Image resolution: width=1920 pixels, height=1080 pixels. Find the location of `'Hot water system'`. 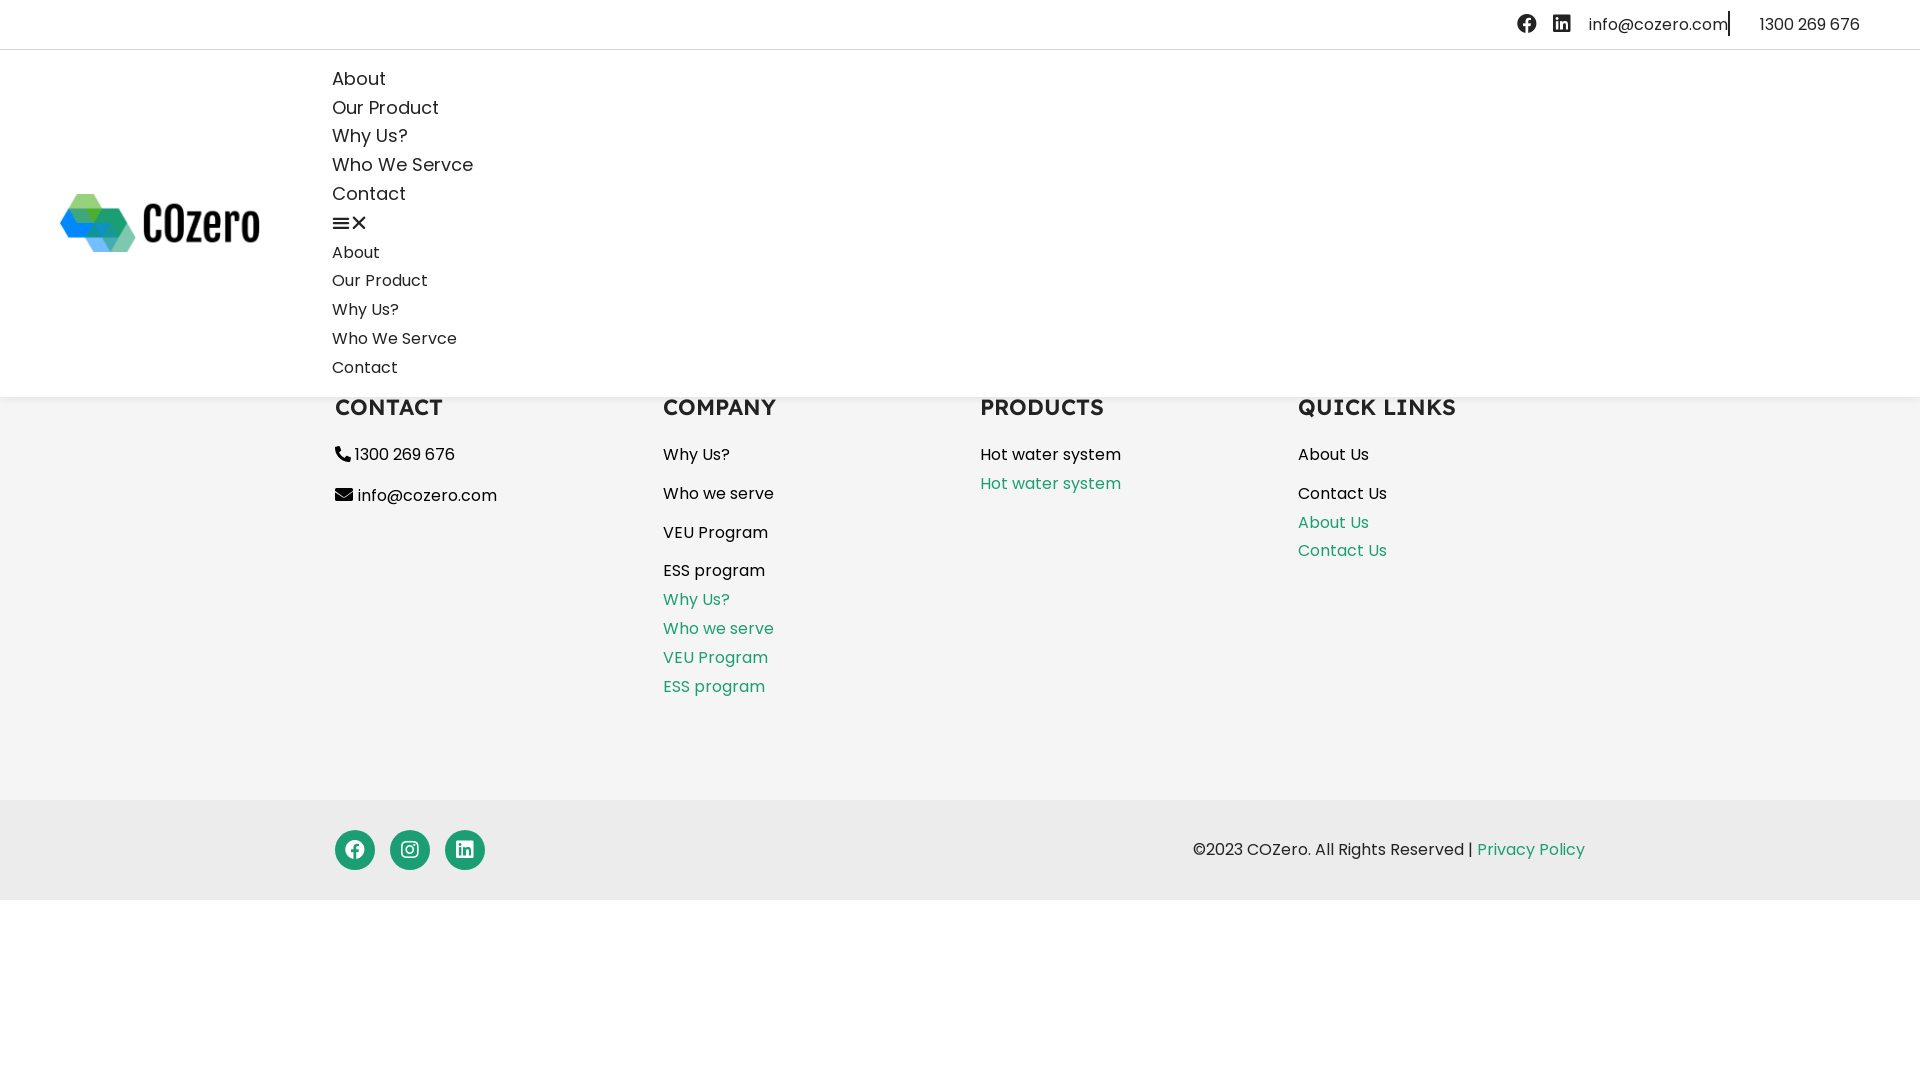

'Hot water system' is located at coordinates (1049, 454).